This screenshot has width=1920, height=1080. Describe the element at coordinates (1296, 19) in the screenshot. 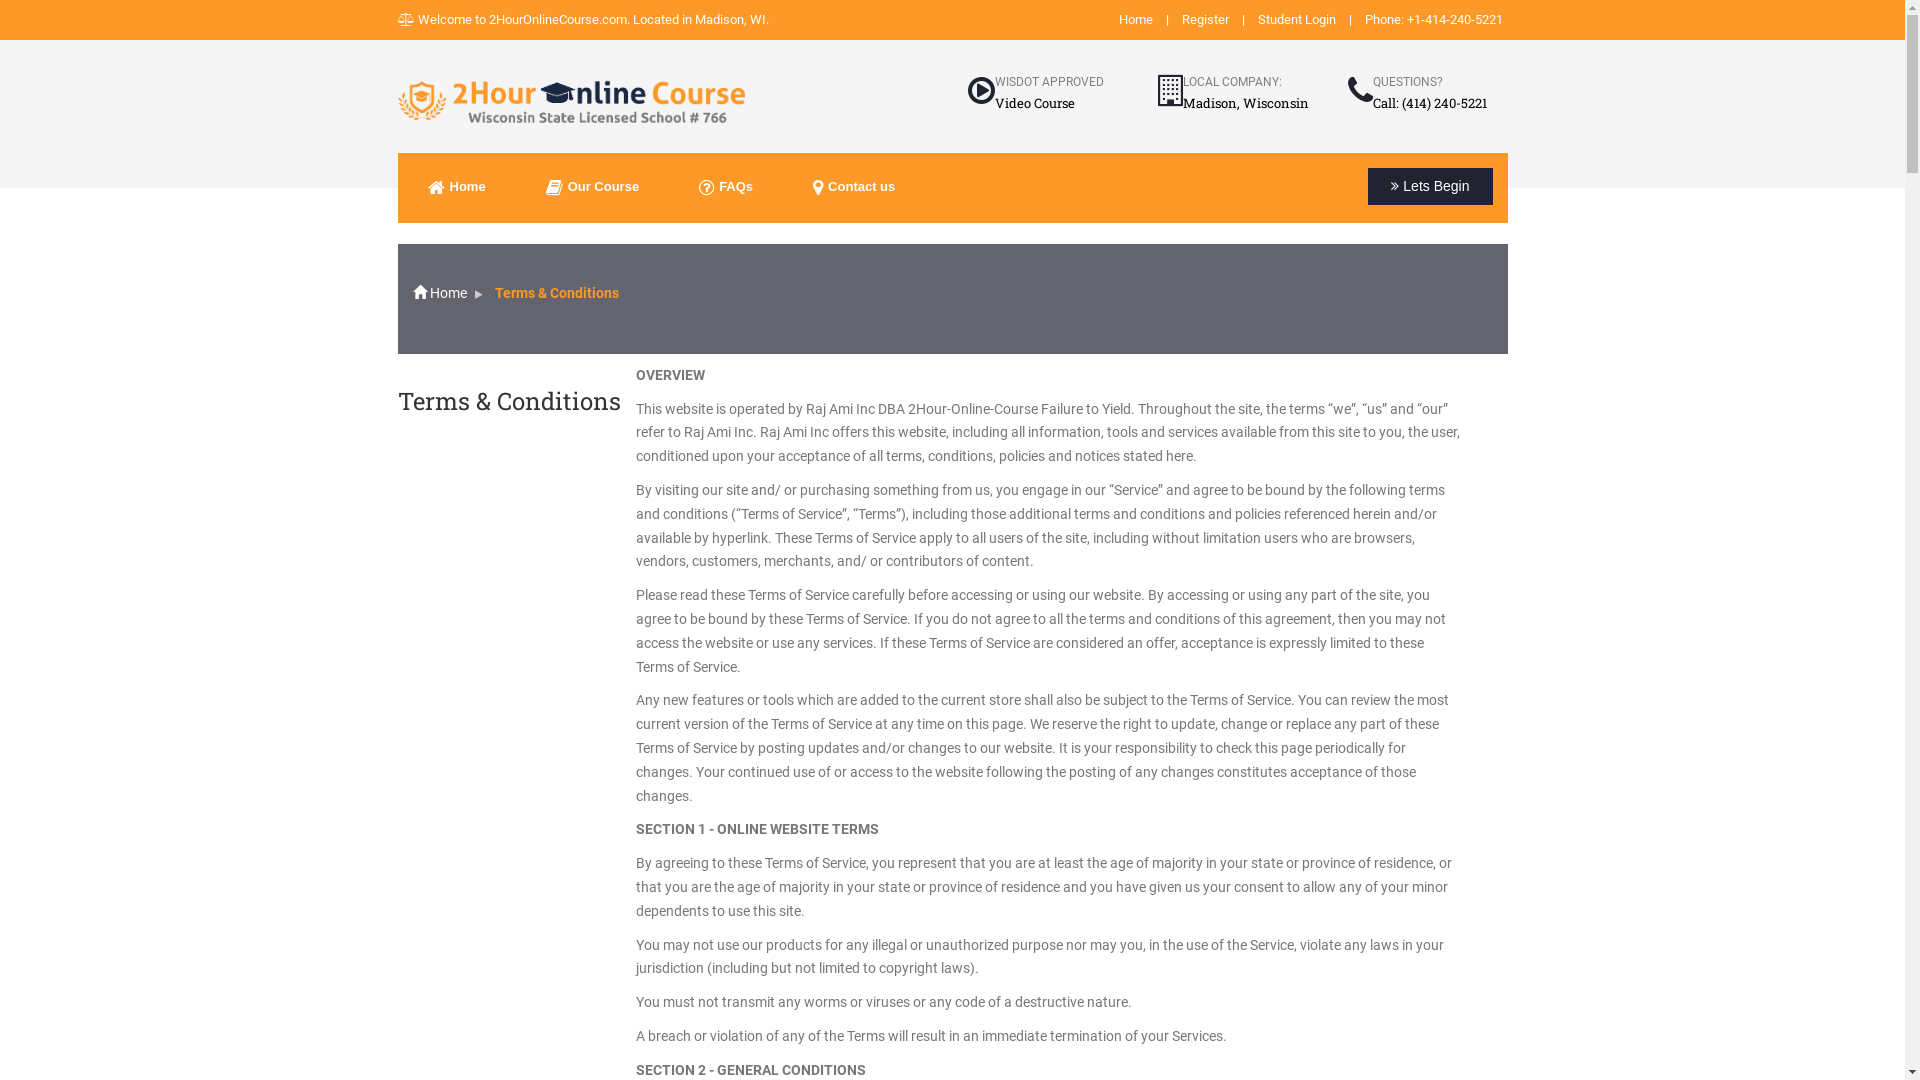

I see `'Student Login'` at that location.